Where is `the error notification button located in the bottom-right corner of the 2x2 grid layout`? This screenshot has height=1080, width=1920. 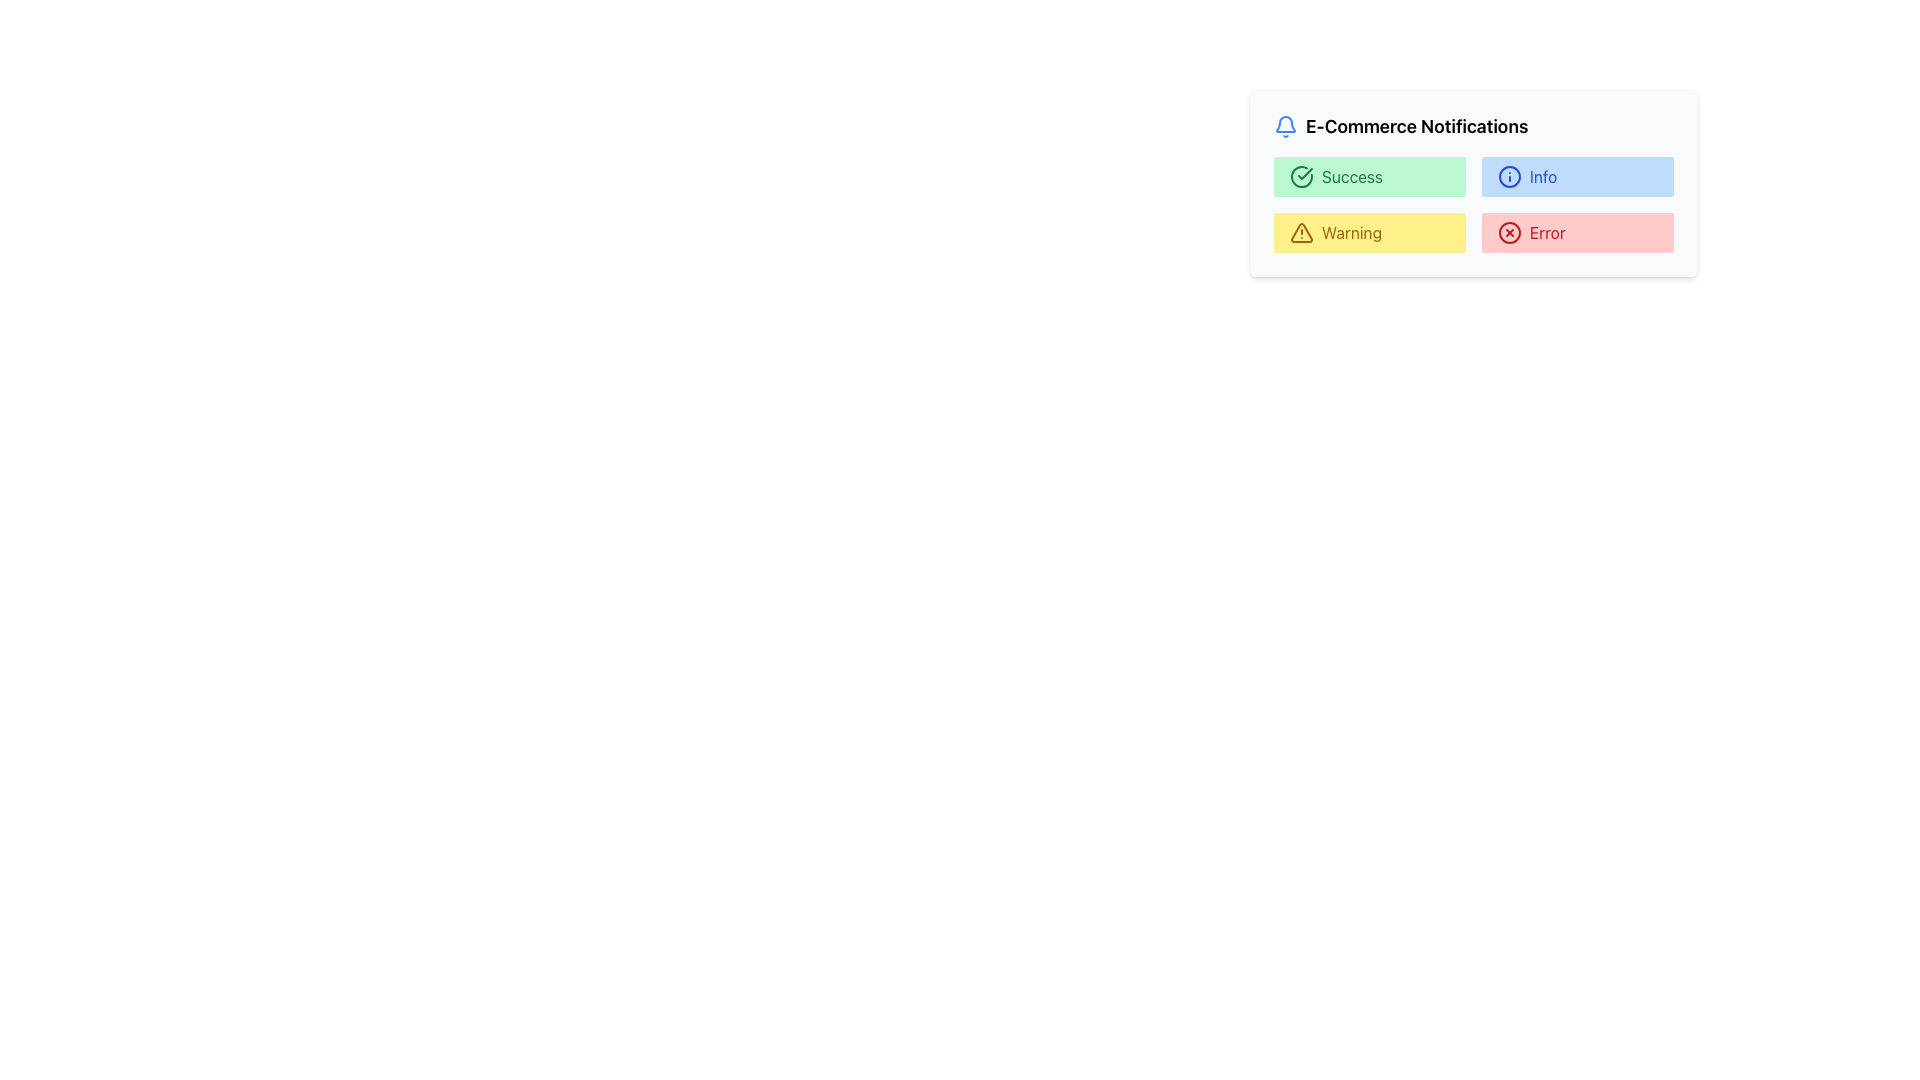 the error notification button located in the bottom-right corner of the 2x2 grid layout is located at coordinates (1577, 231).